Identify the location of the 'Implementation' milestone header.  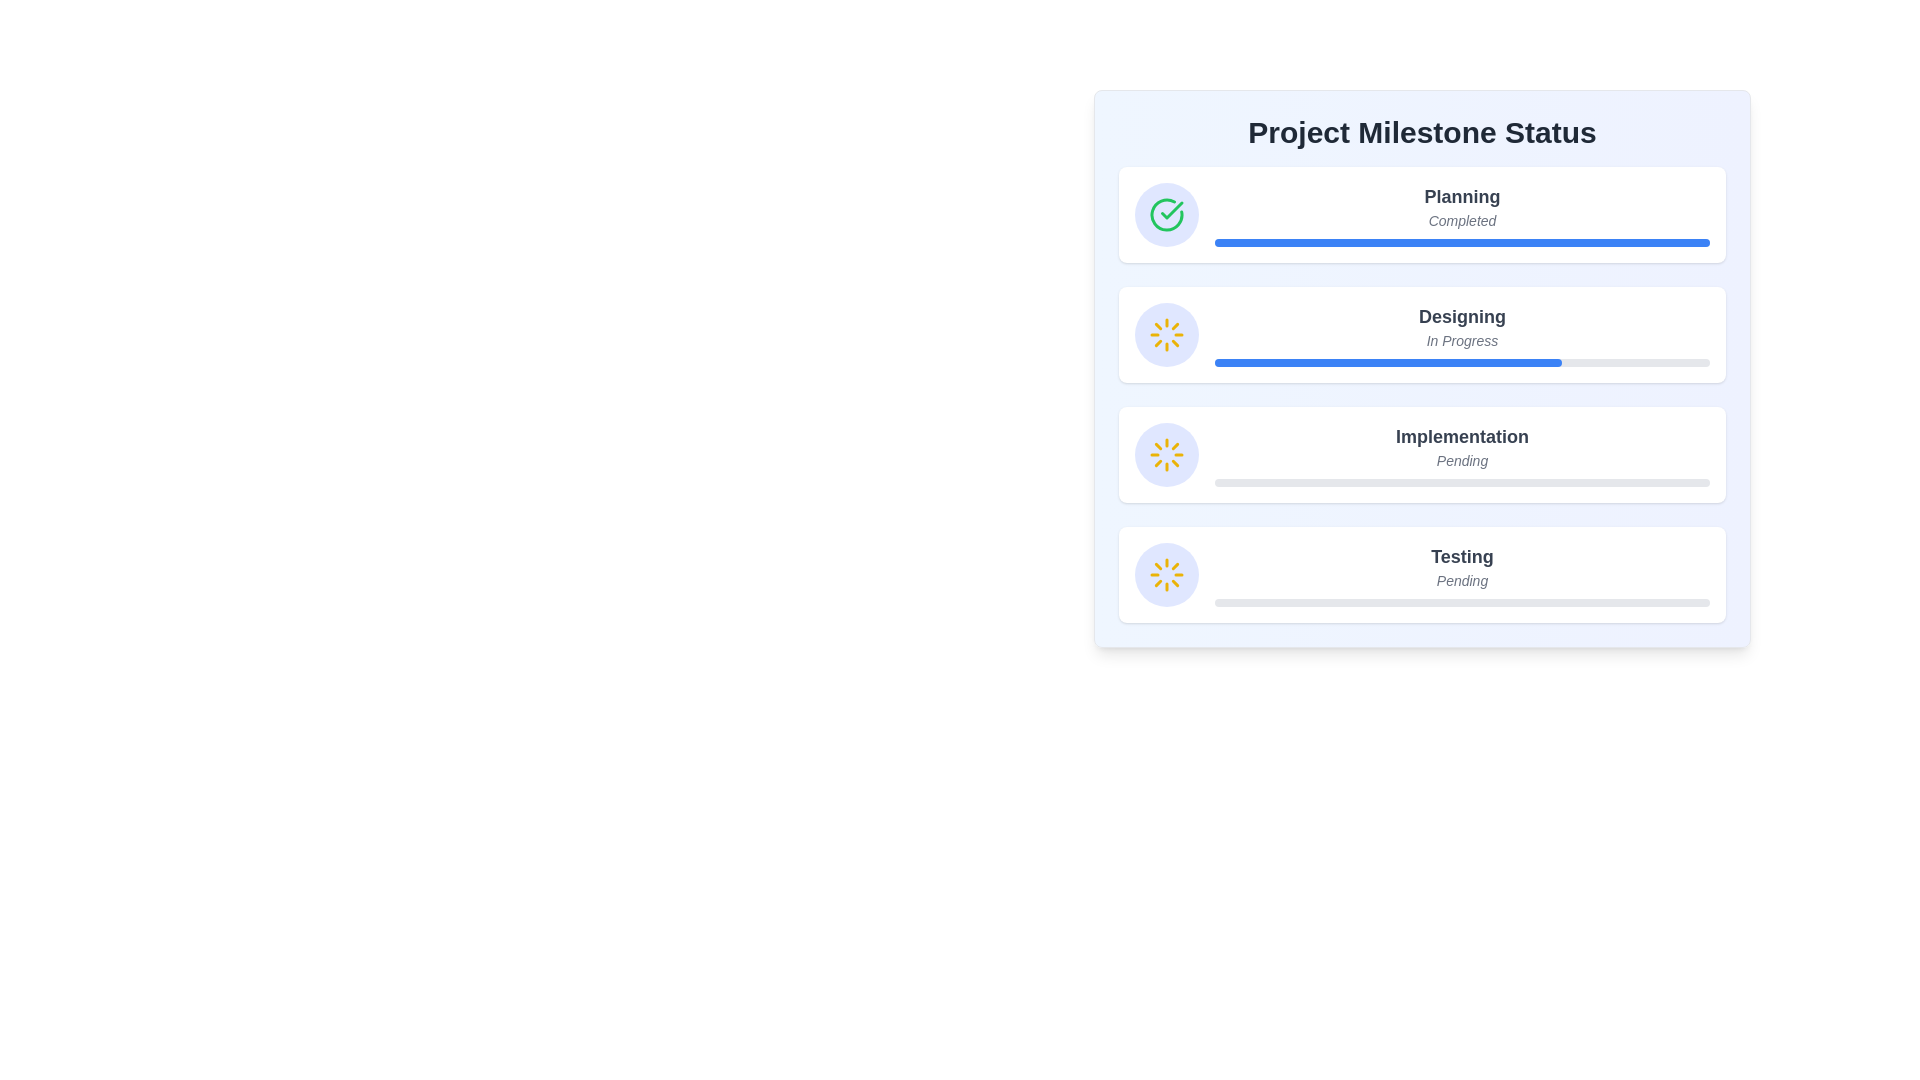
(1462, 435).